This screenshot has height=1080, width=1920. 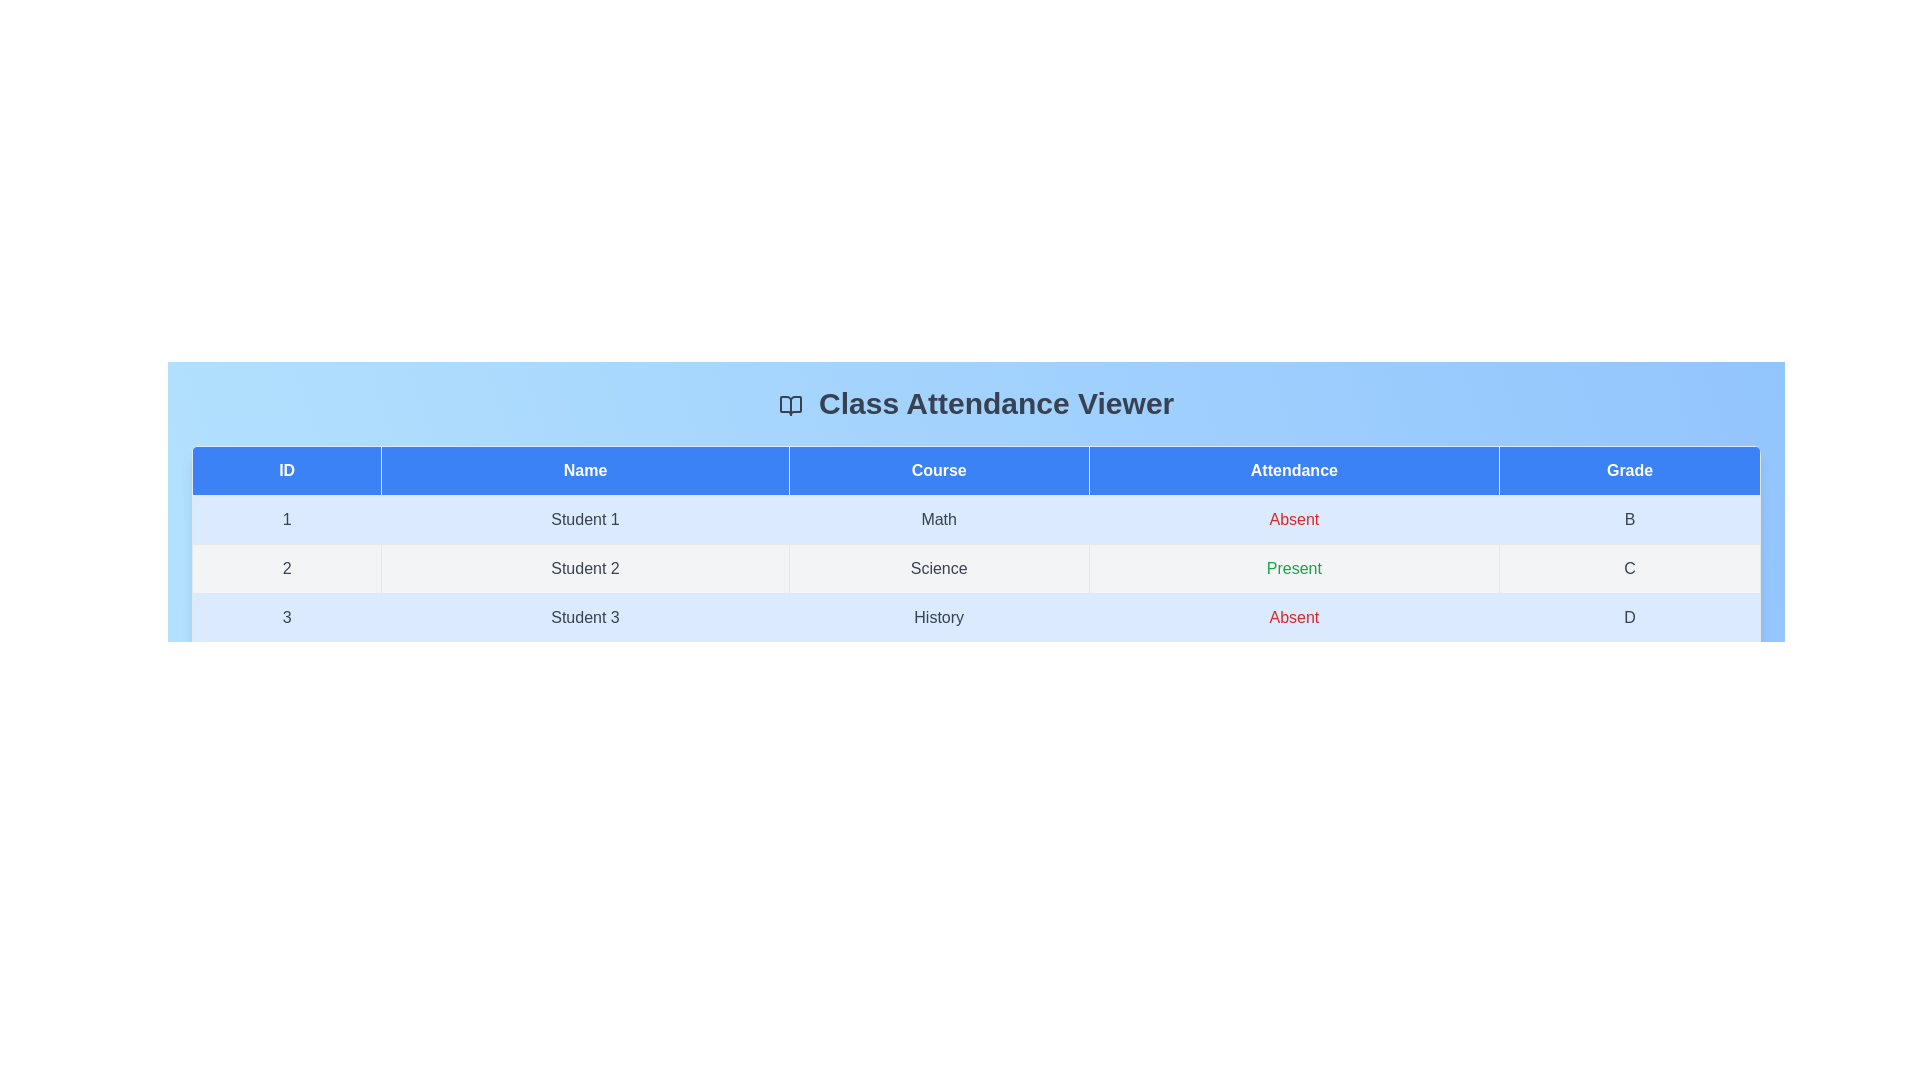 I want to click on the header icon to inspect additional actions or information, so click(x=789, y=405).